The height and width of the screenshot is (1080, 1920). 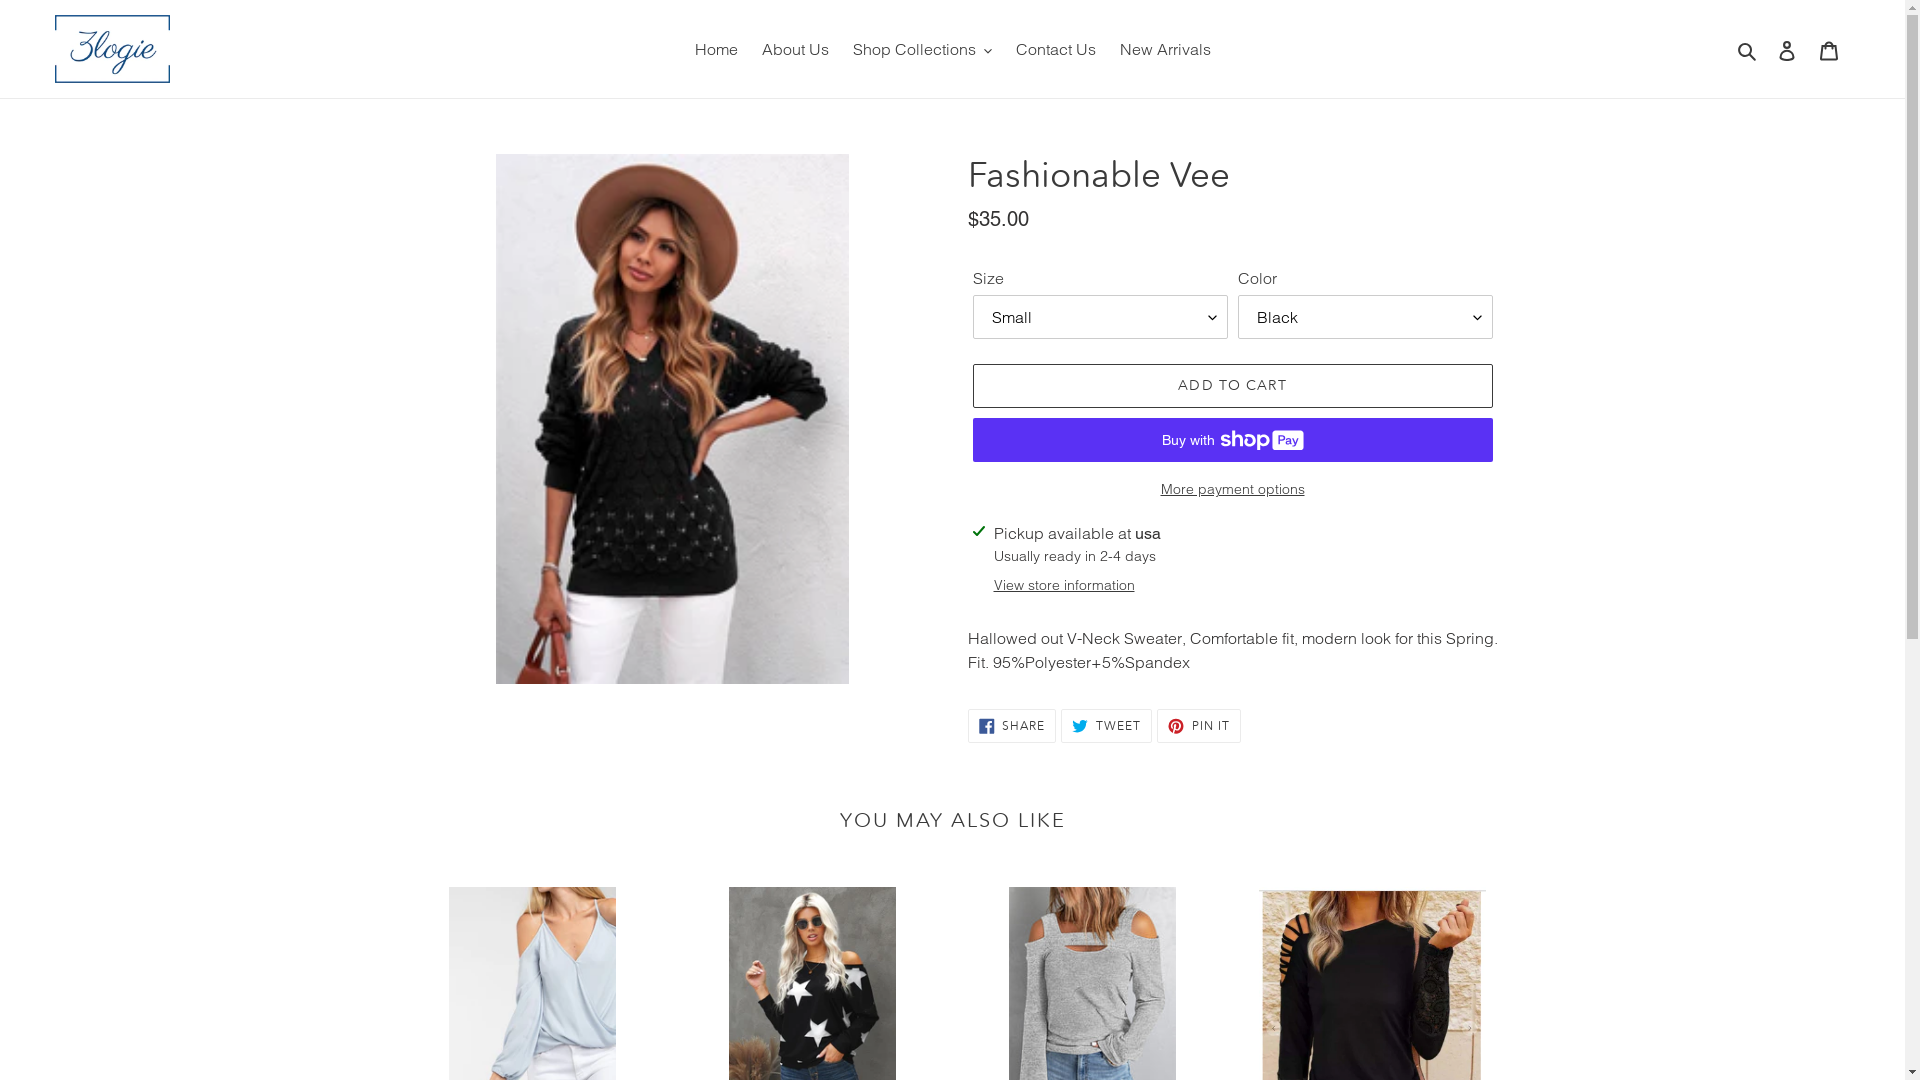 I want to click on 'Home', so click(x=715, y=48).